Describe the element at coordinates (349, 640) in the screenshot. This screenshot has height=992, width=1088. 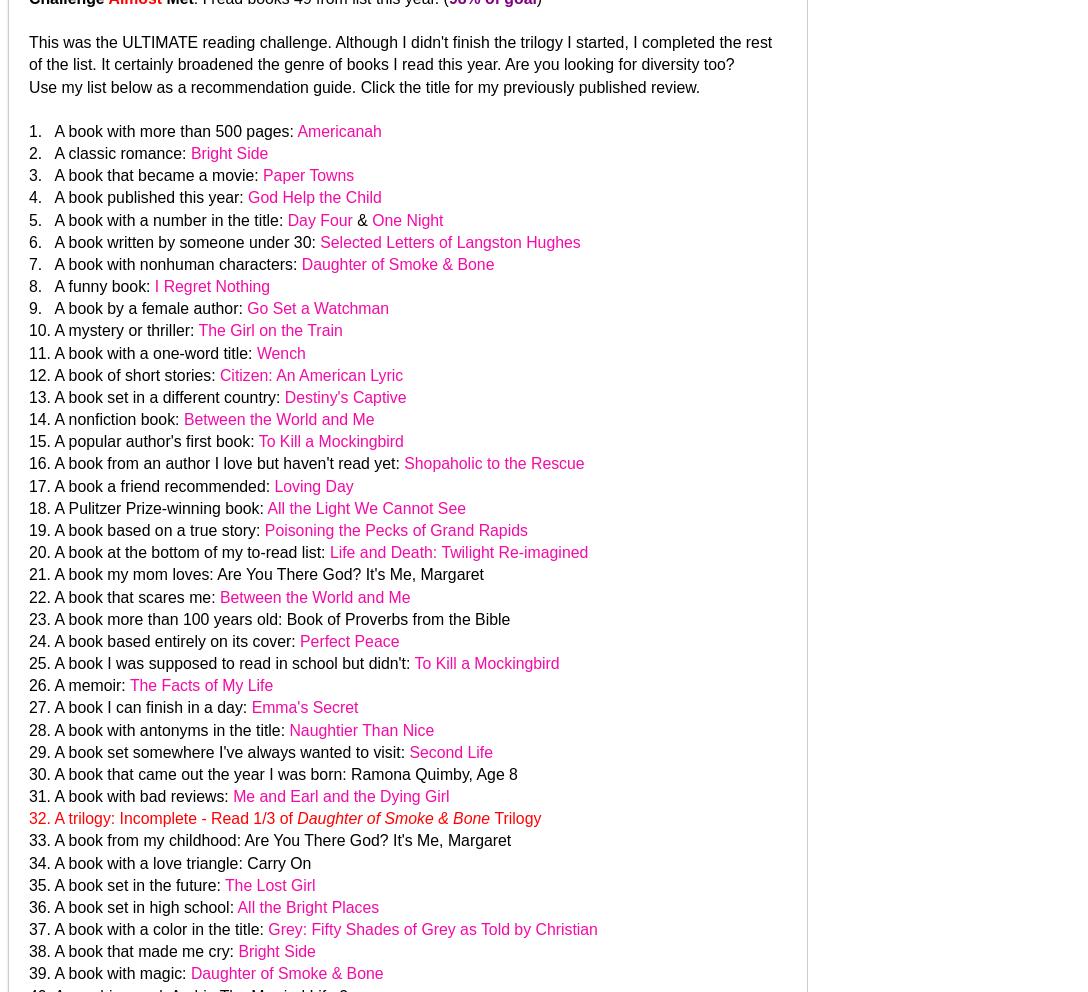
I see `'Perfect Peace'` at that location.